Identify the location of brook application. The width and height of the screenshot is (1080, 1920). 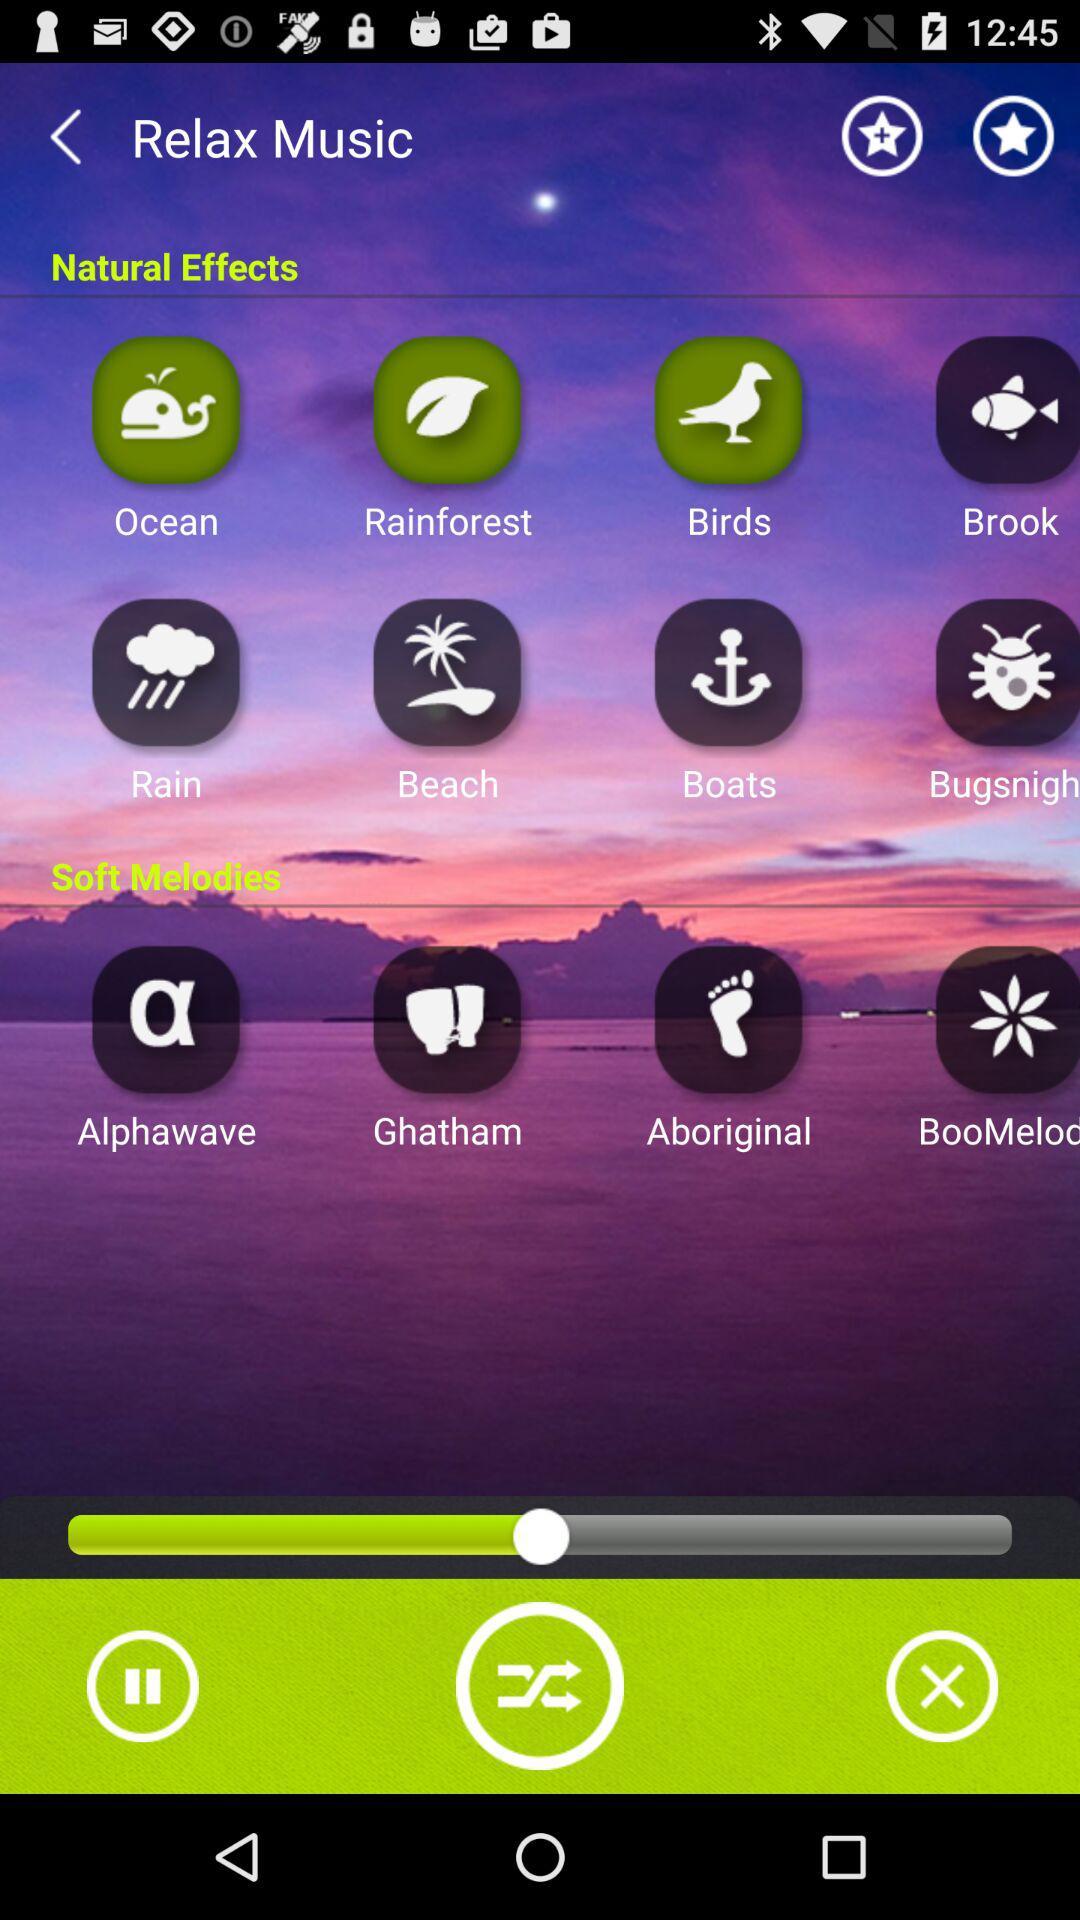
(1002, 408).